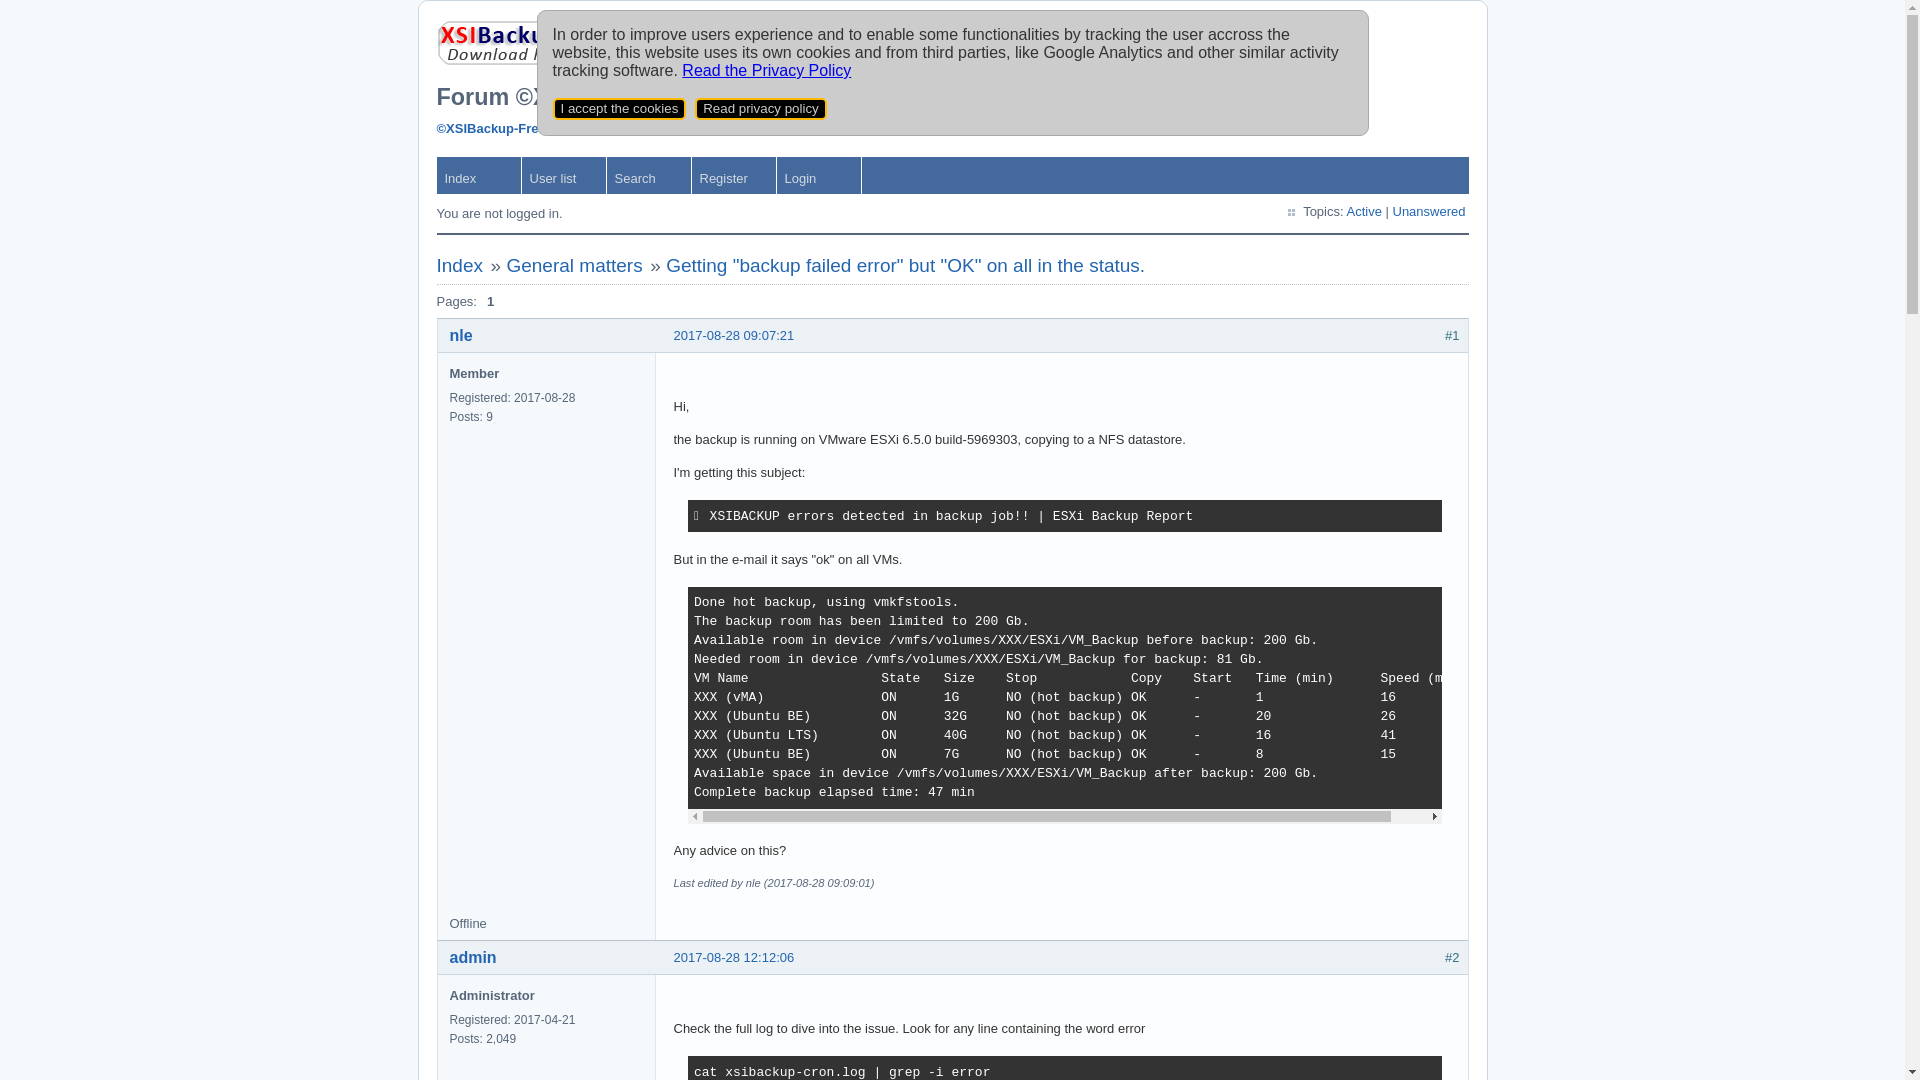 The height and width of the screenshot is (1080, 1920). Describe the element at coordinates (1362, 211) in the screenshot. I see `'Active'` at that location.